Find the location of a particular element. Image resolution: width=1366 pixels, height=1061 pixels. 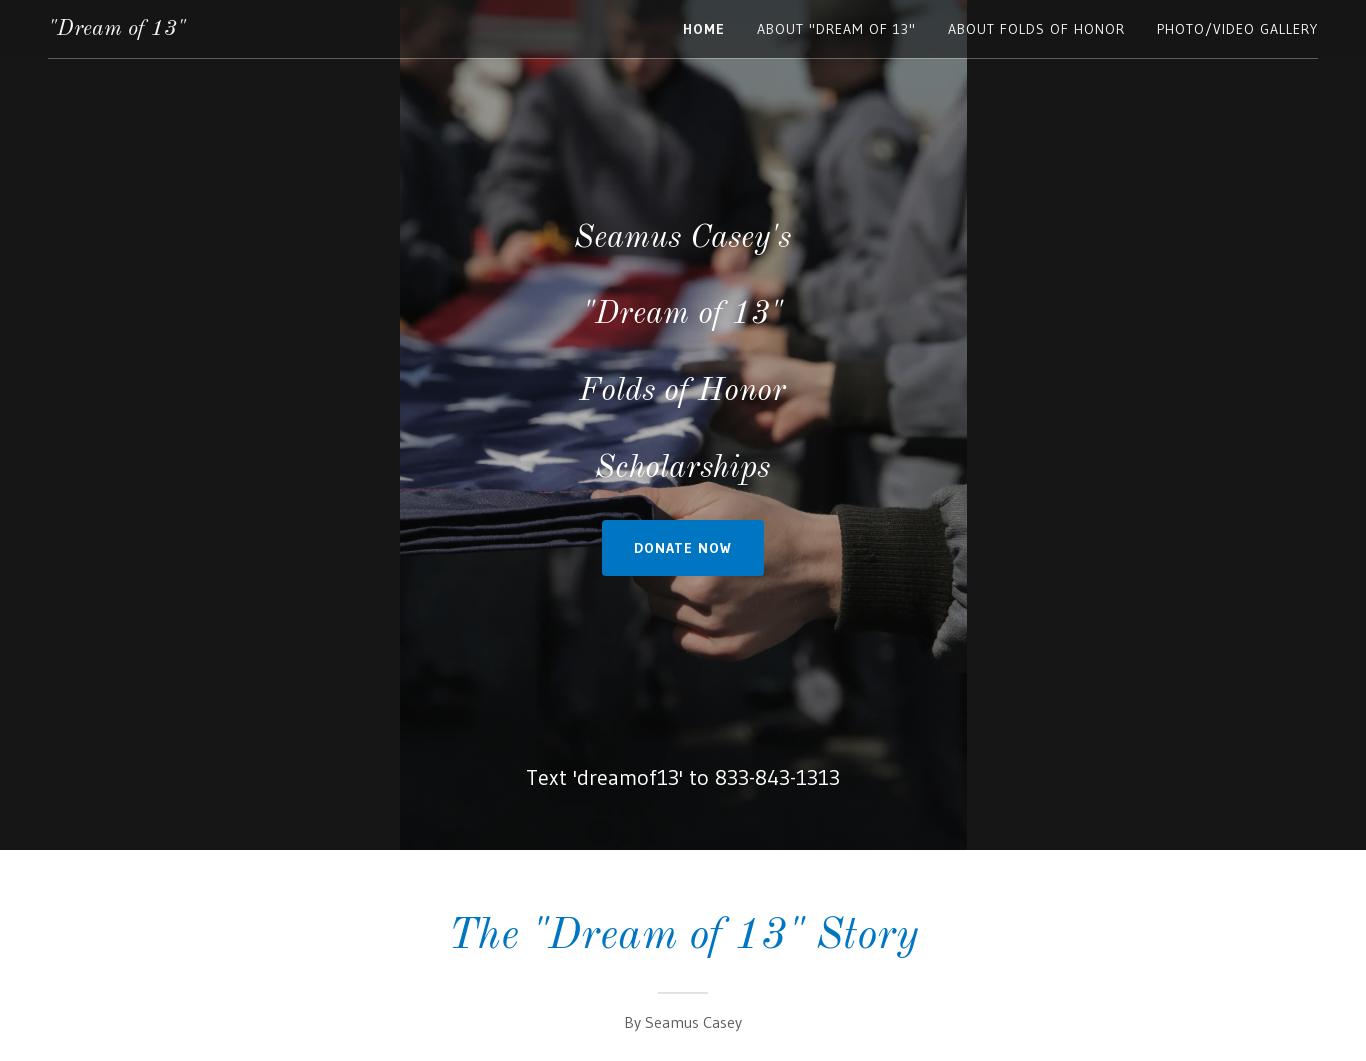

'About Folds of Honor' is located at coordinates (1035, 28).